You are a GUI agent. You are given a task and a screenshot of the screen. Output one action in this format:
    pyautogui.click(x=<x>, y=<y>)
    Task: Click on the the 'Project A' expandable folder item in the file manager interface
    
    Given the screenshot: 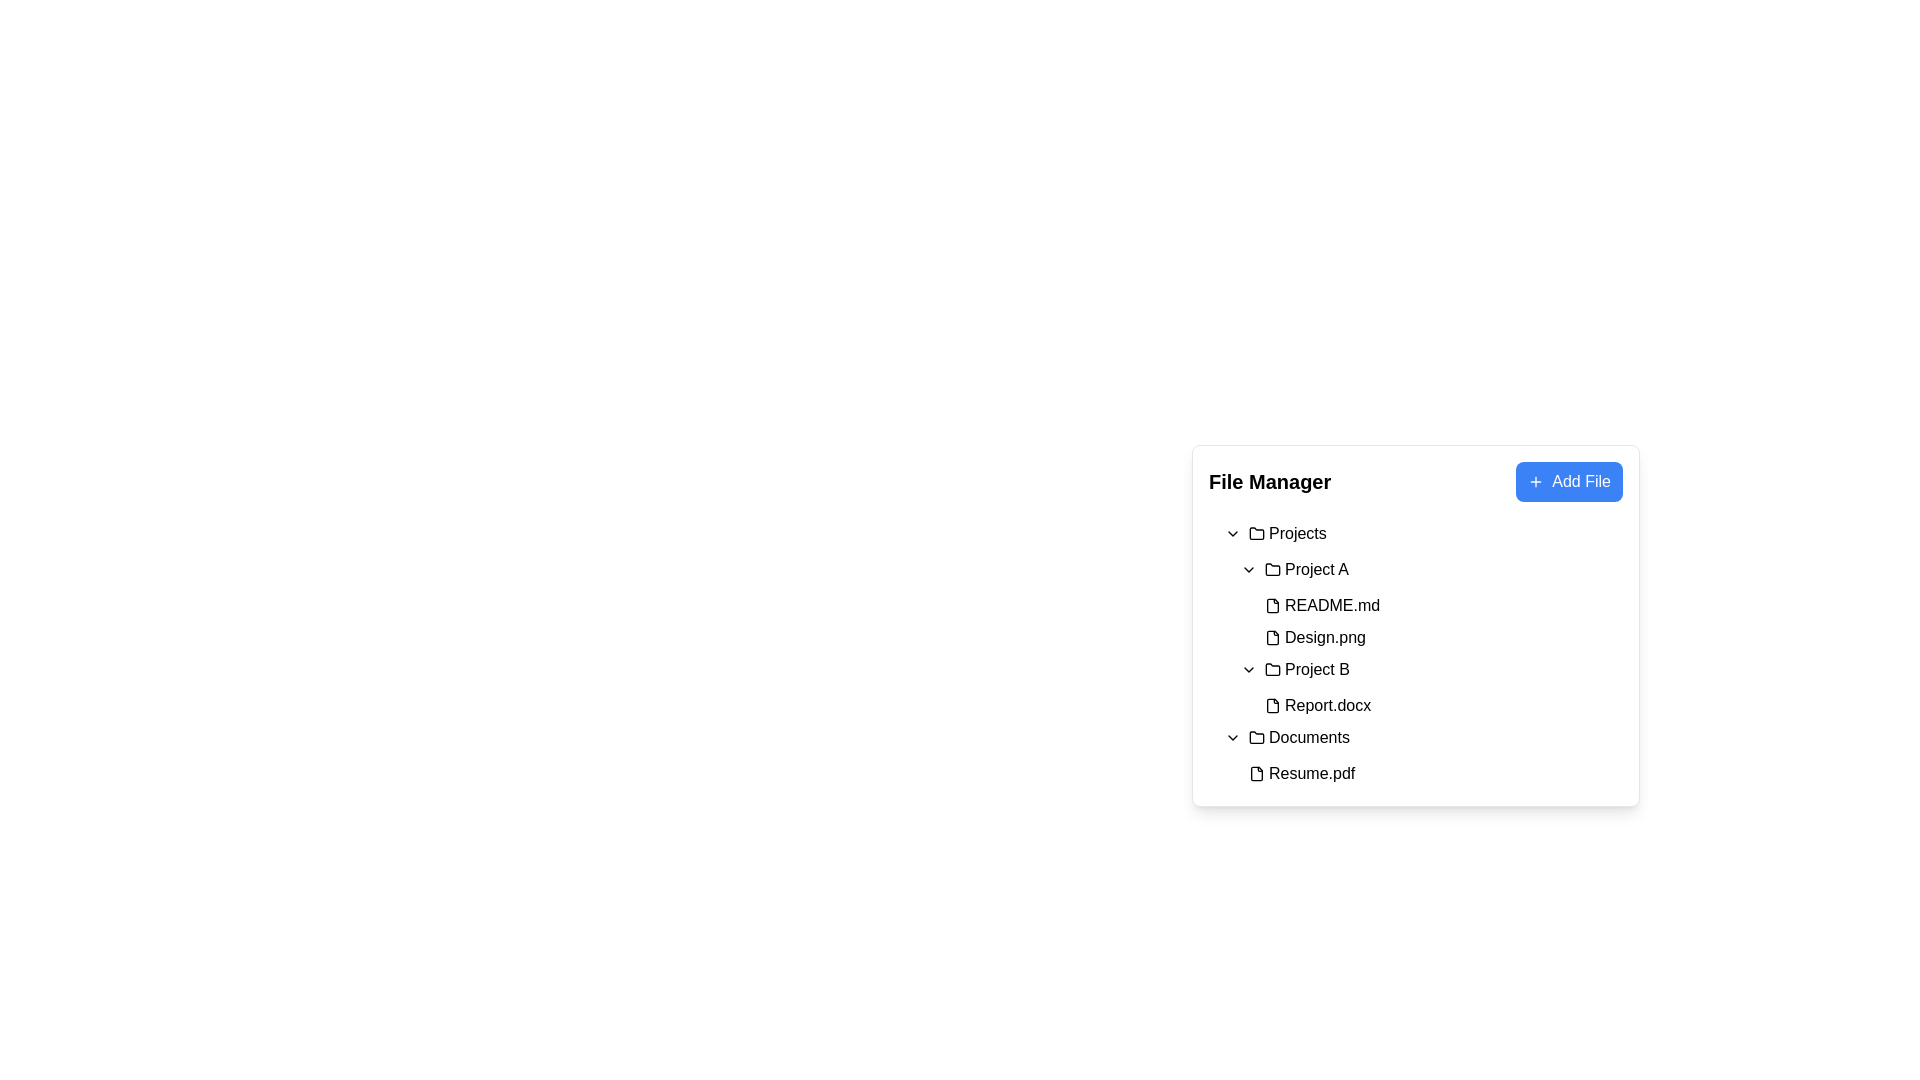 What is the action you would take?
    pyautogui.click(x=1430, y=570)
    